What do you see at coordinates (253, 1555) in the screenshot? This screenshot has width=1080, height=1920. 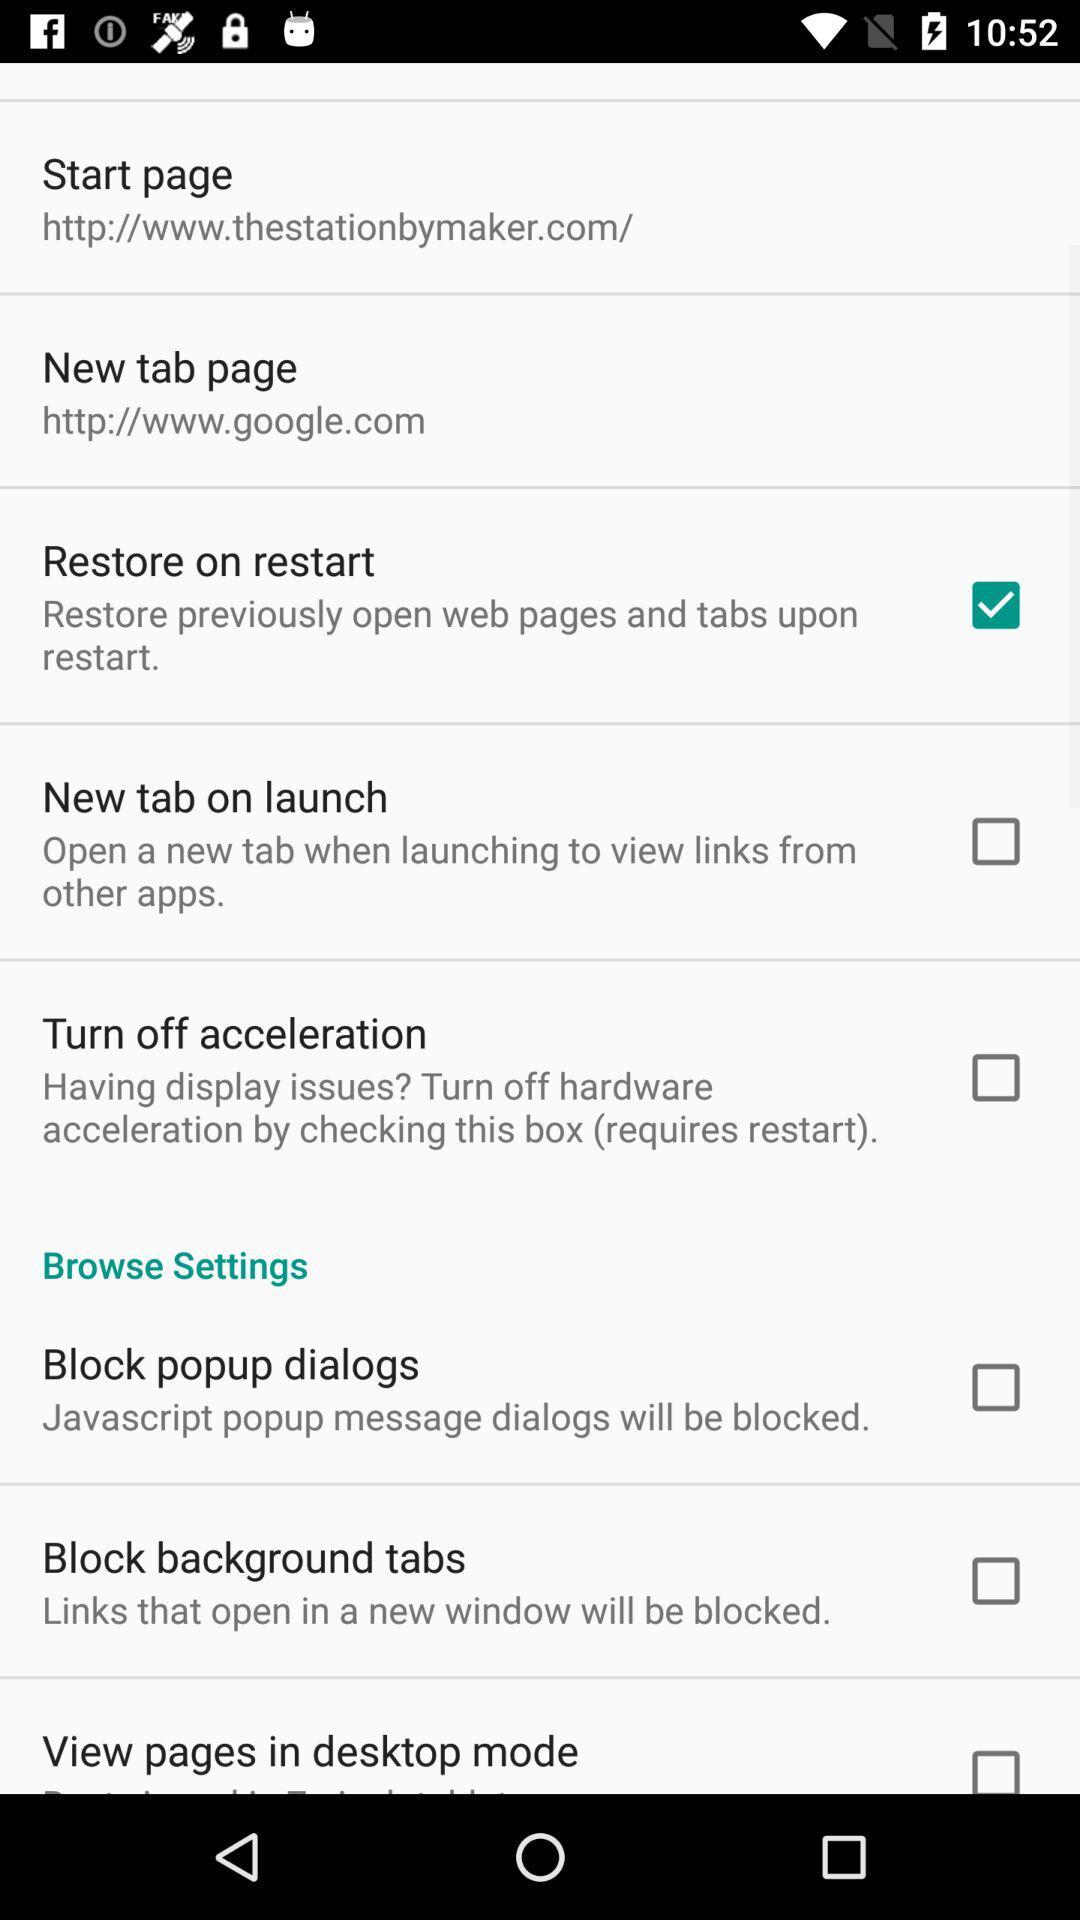 I see `the block background tabs app` at bounding box center [253, 1555].